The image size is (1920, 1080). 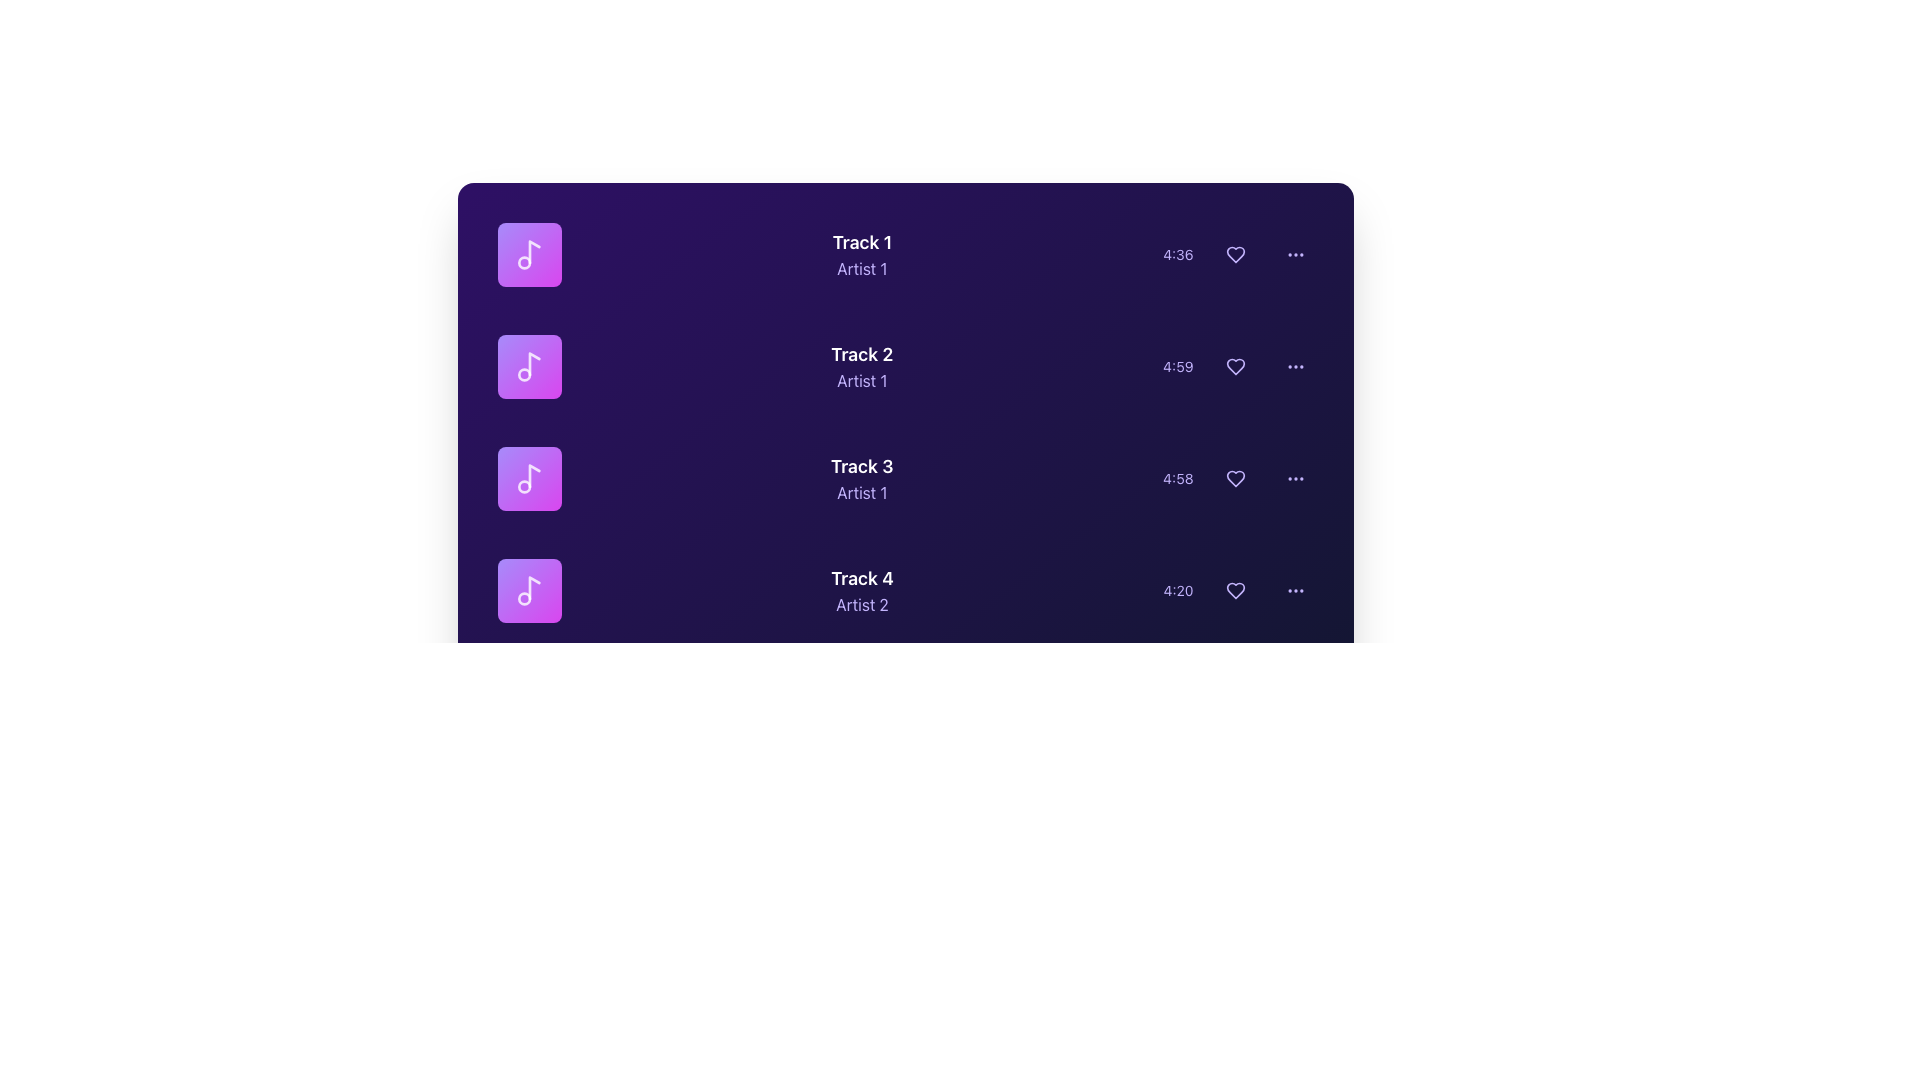 I want to click on the text element displaying 'Artist 1', which is in violet color and positioned directly below the 'Track 1' title, so click(x=862, y=268).